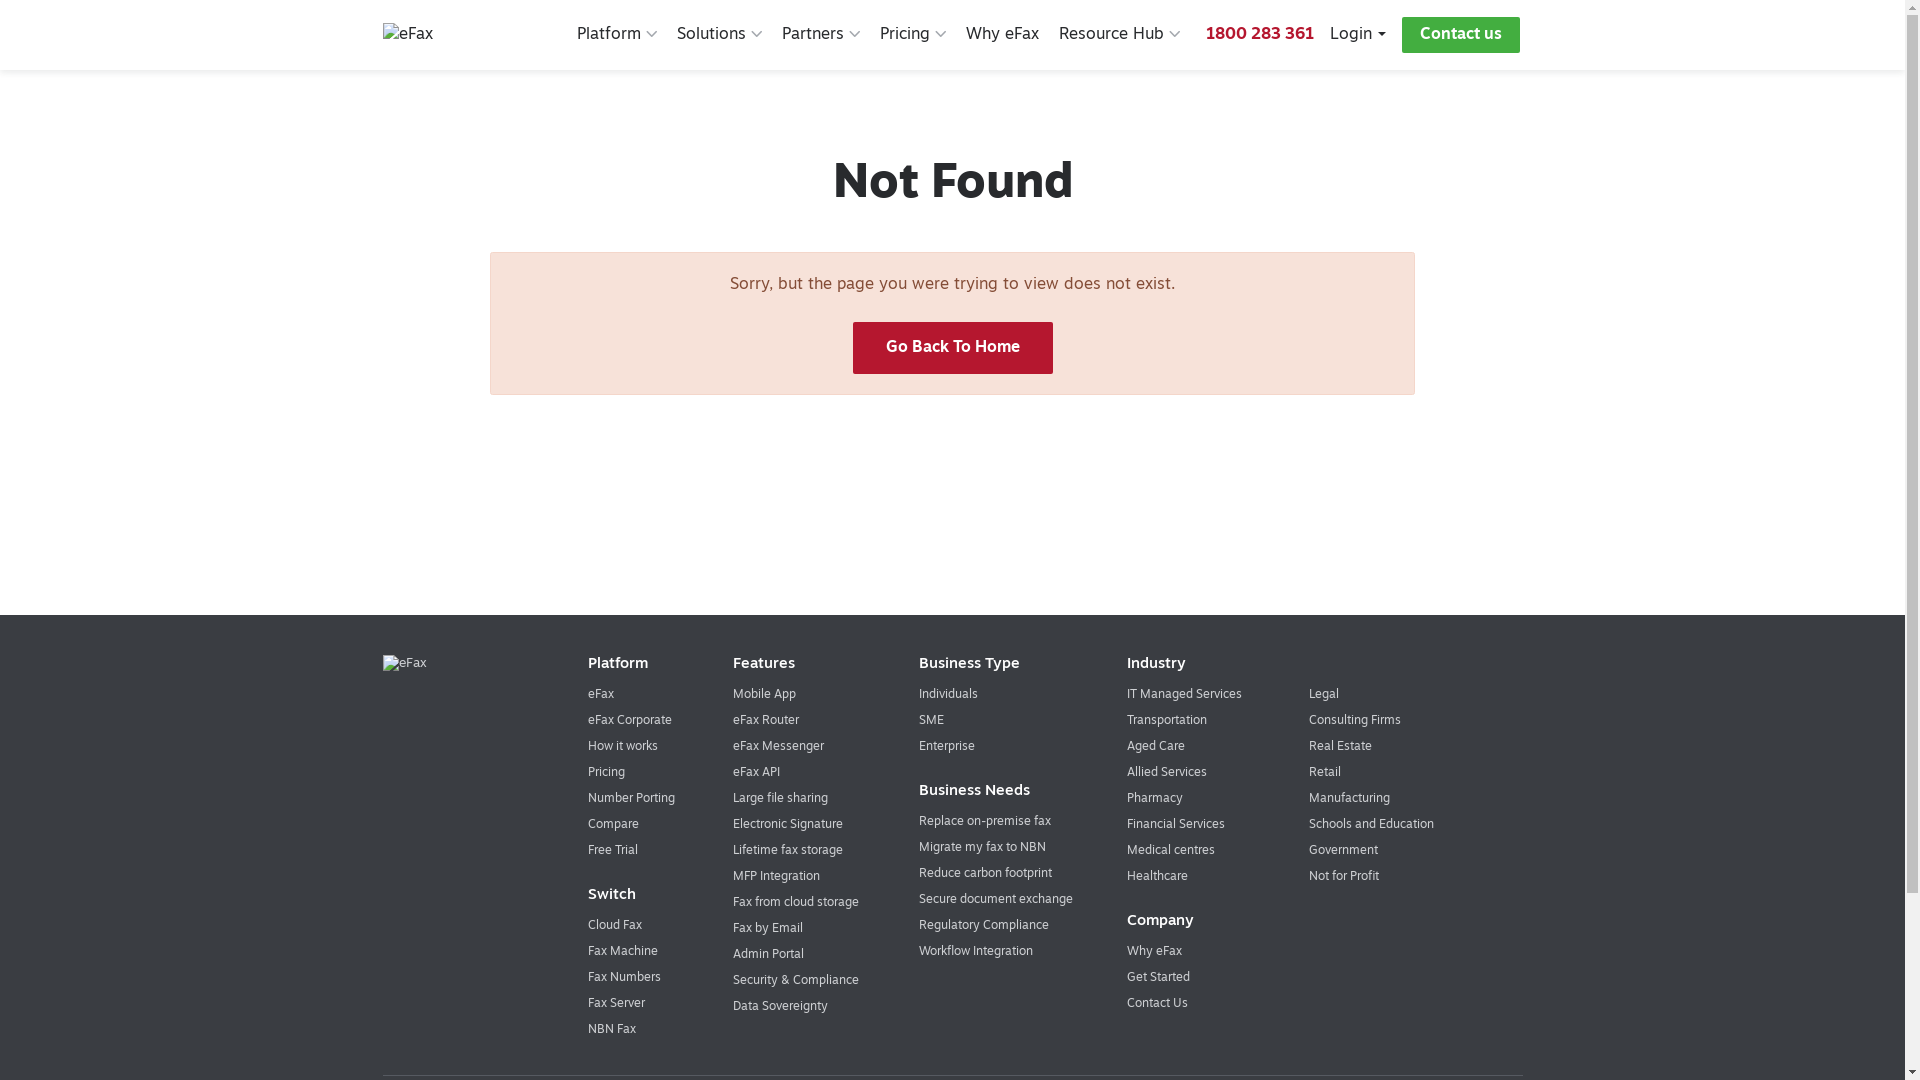 The width and height of the screenshot is (1920, 1080). Describe the element at coordinates (803, 664) in the screenshot. I see `'Features'` at that location.